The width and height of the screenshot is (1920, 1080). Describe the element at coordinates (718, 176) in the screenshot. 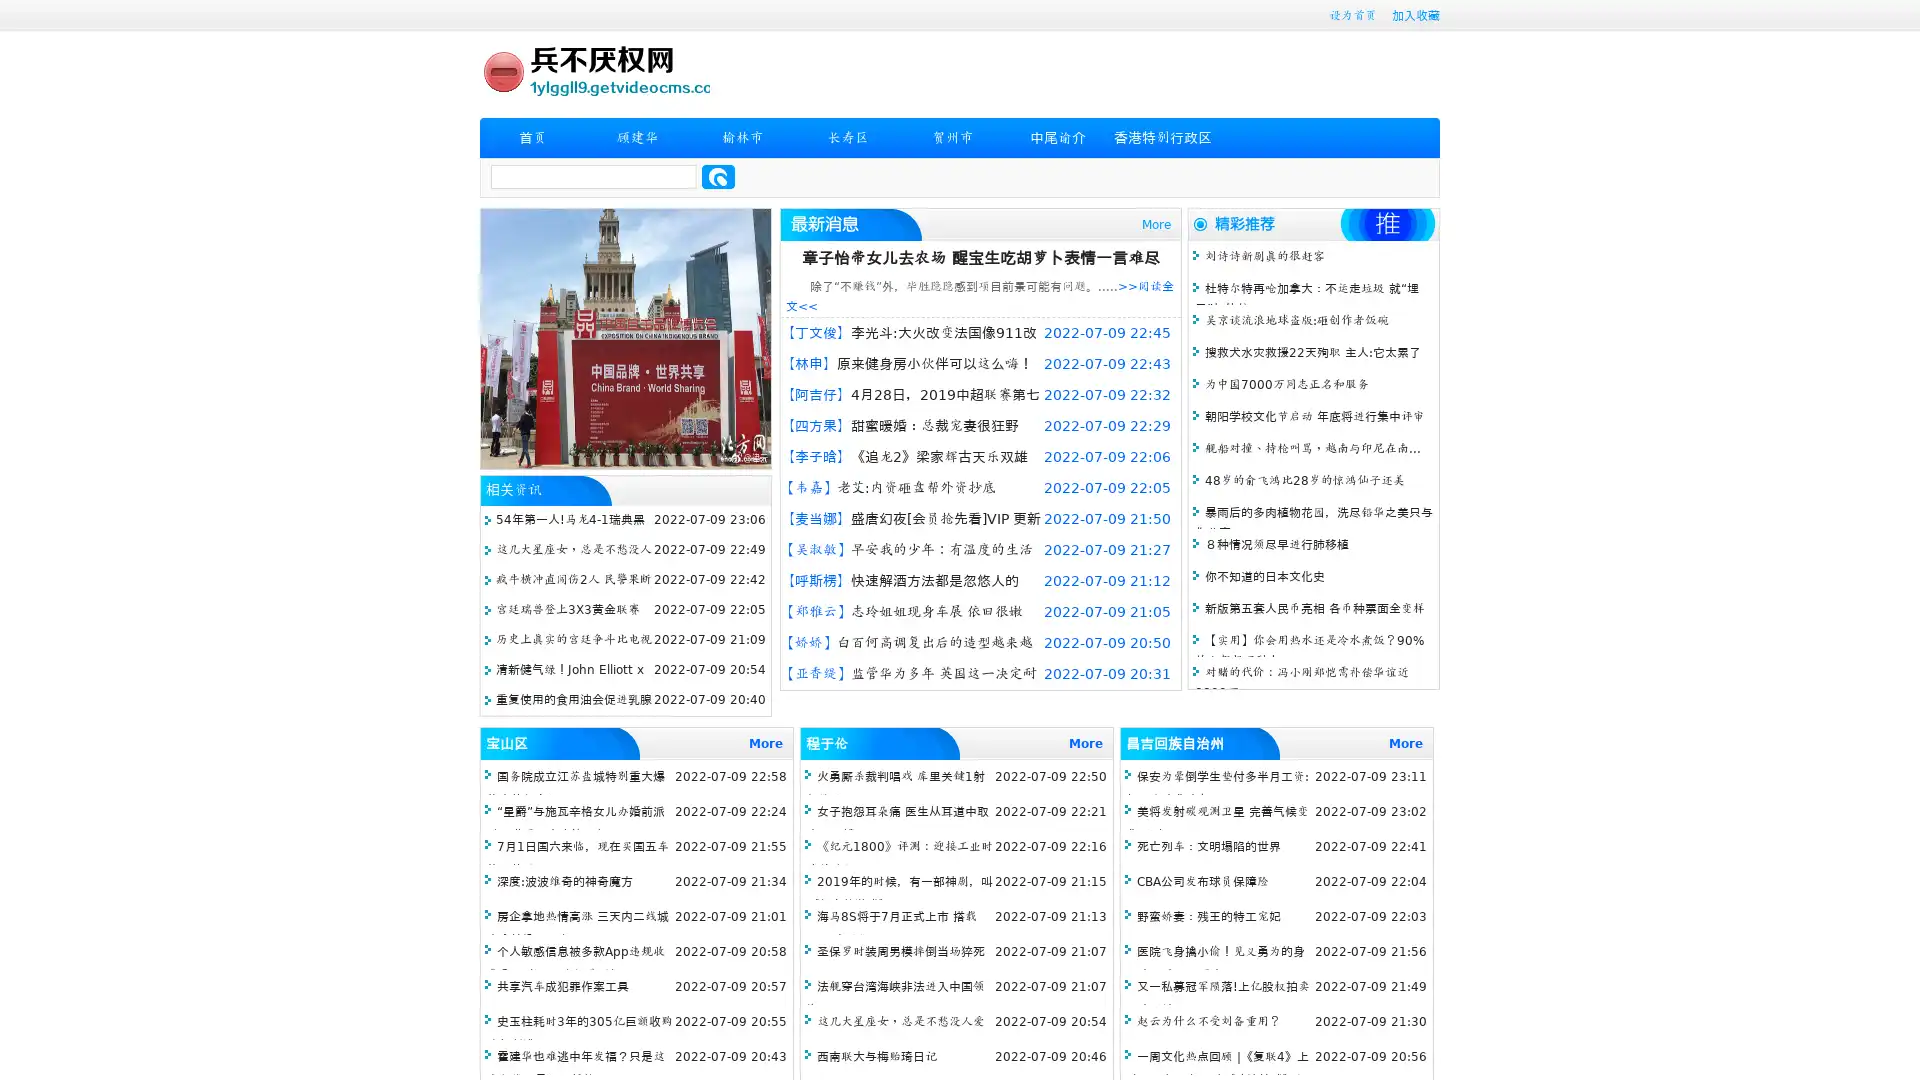

I see `Search` at that location.